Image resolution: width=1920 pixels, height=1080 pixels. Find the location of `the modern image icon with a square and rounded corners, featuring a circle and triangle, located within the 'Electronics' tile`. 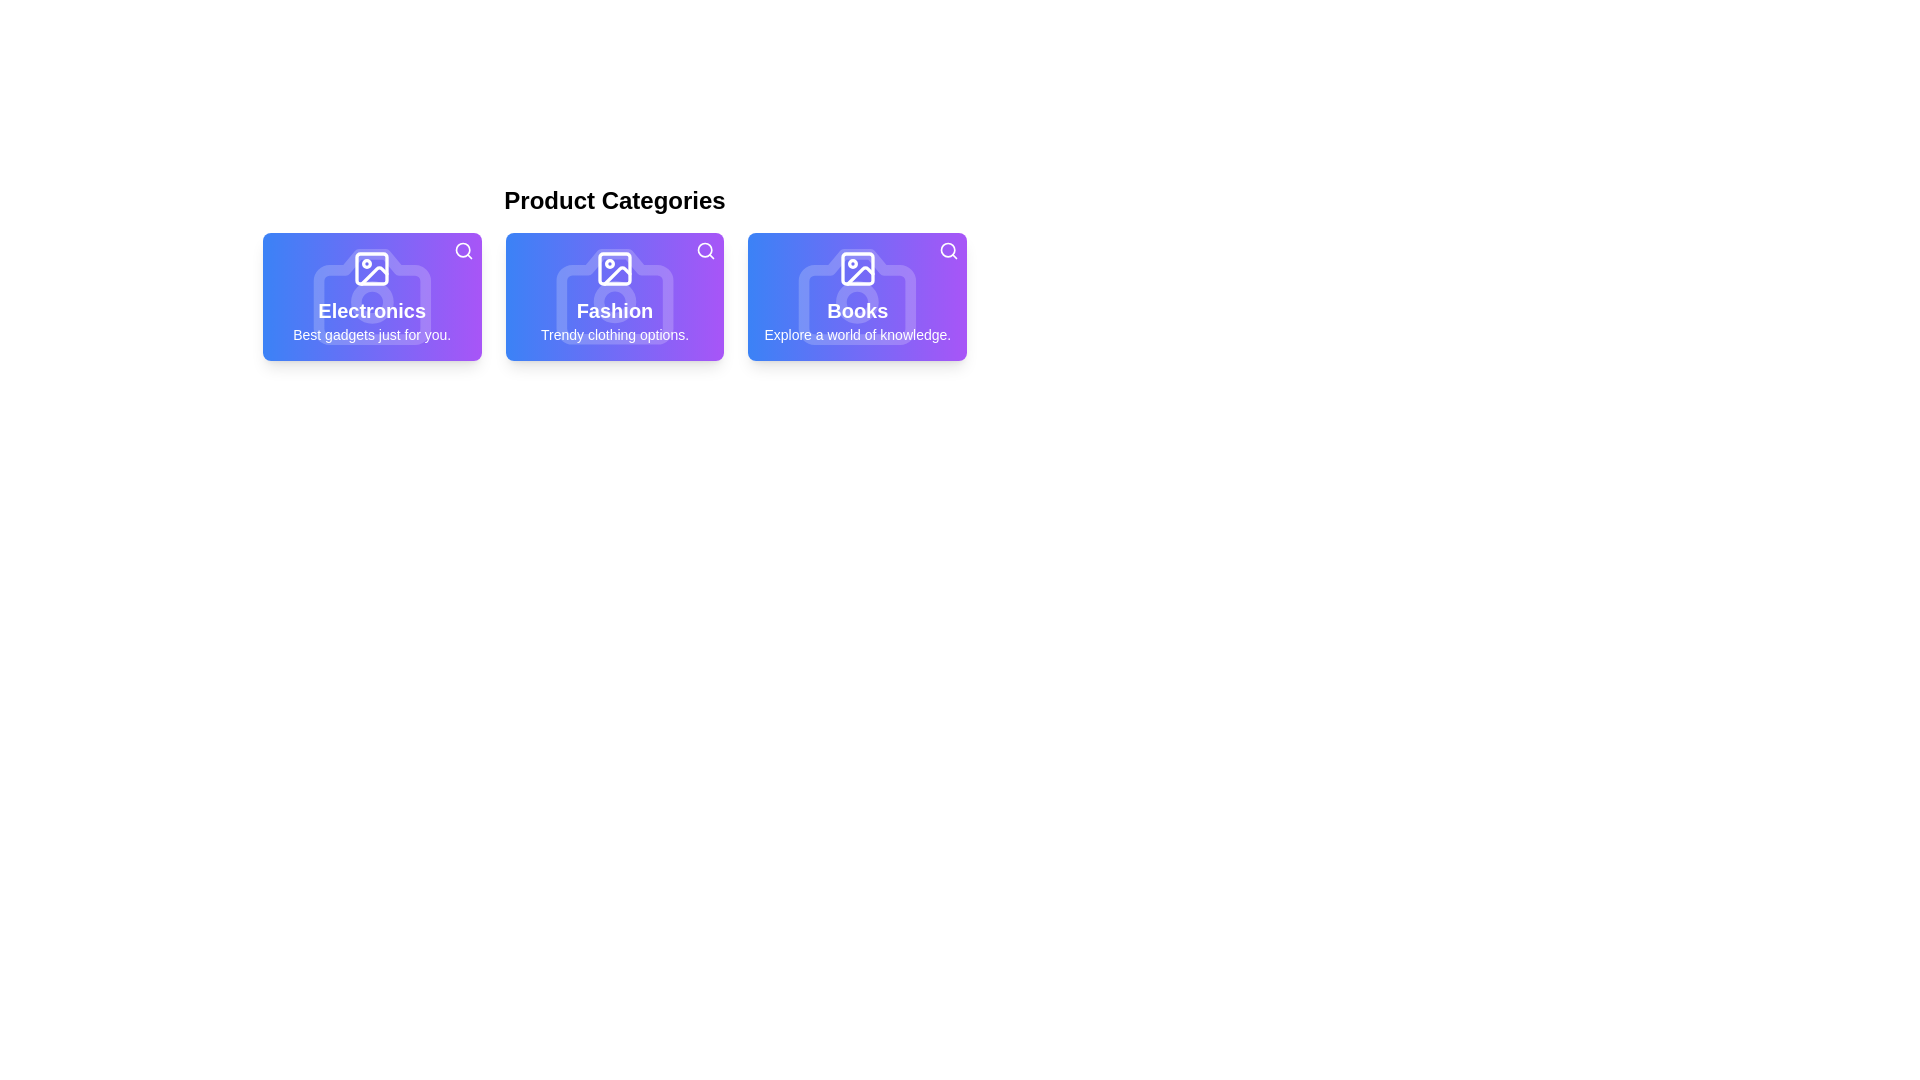

the modern image icon with a square and rounded corners, featuring a circle and triangle, located within the 'Electronics' tile is located at coordinates (372, 268).